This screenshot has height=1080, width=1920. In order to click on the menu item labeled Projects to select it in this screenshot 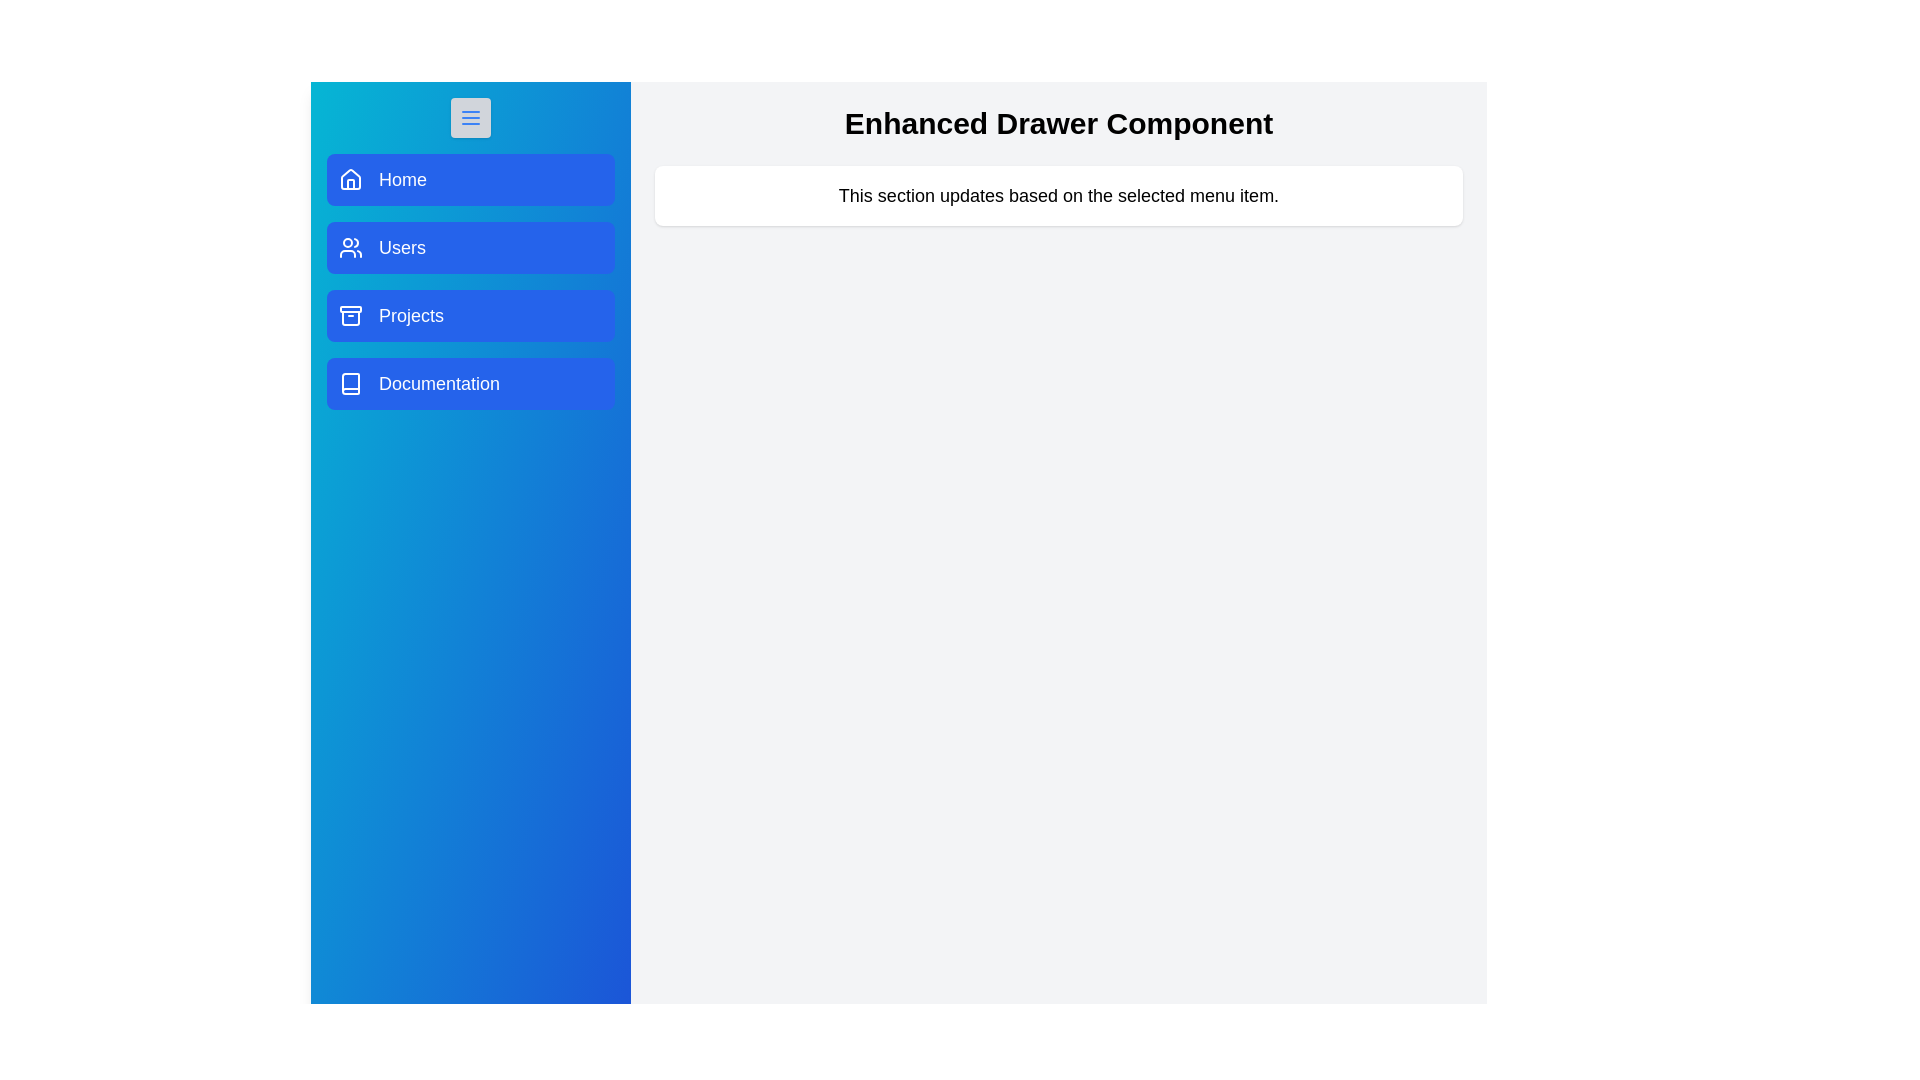, I will do `click(469, 315)`.